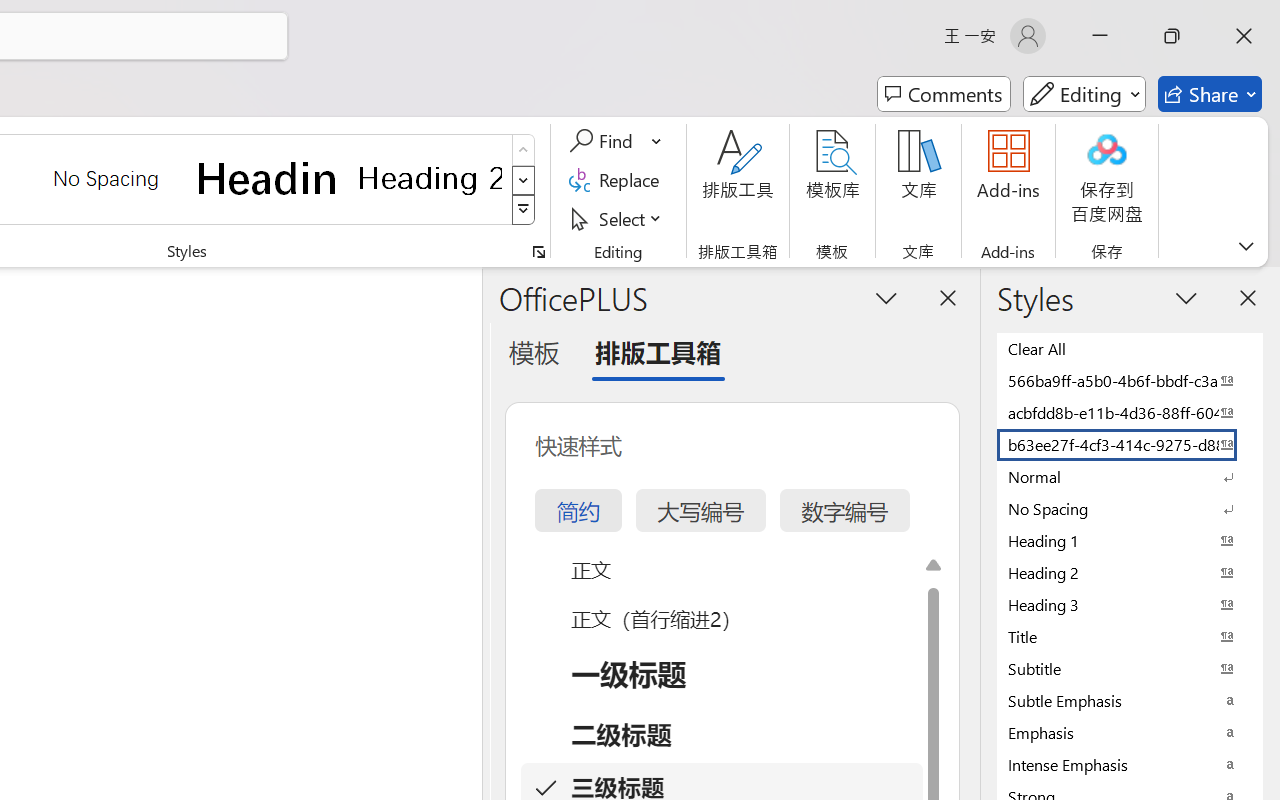 The width and height of the screenshot is (1280, 800). Describe the element at coordinates (616, 179) in the screenshot. I see `'Replace...'` at that location.